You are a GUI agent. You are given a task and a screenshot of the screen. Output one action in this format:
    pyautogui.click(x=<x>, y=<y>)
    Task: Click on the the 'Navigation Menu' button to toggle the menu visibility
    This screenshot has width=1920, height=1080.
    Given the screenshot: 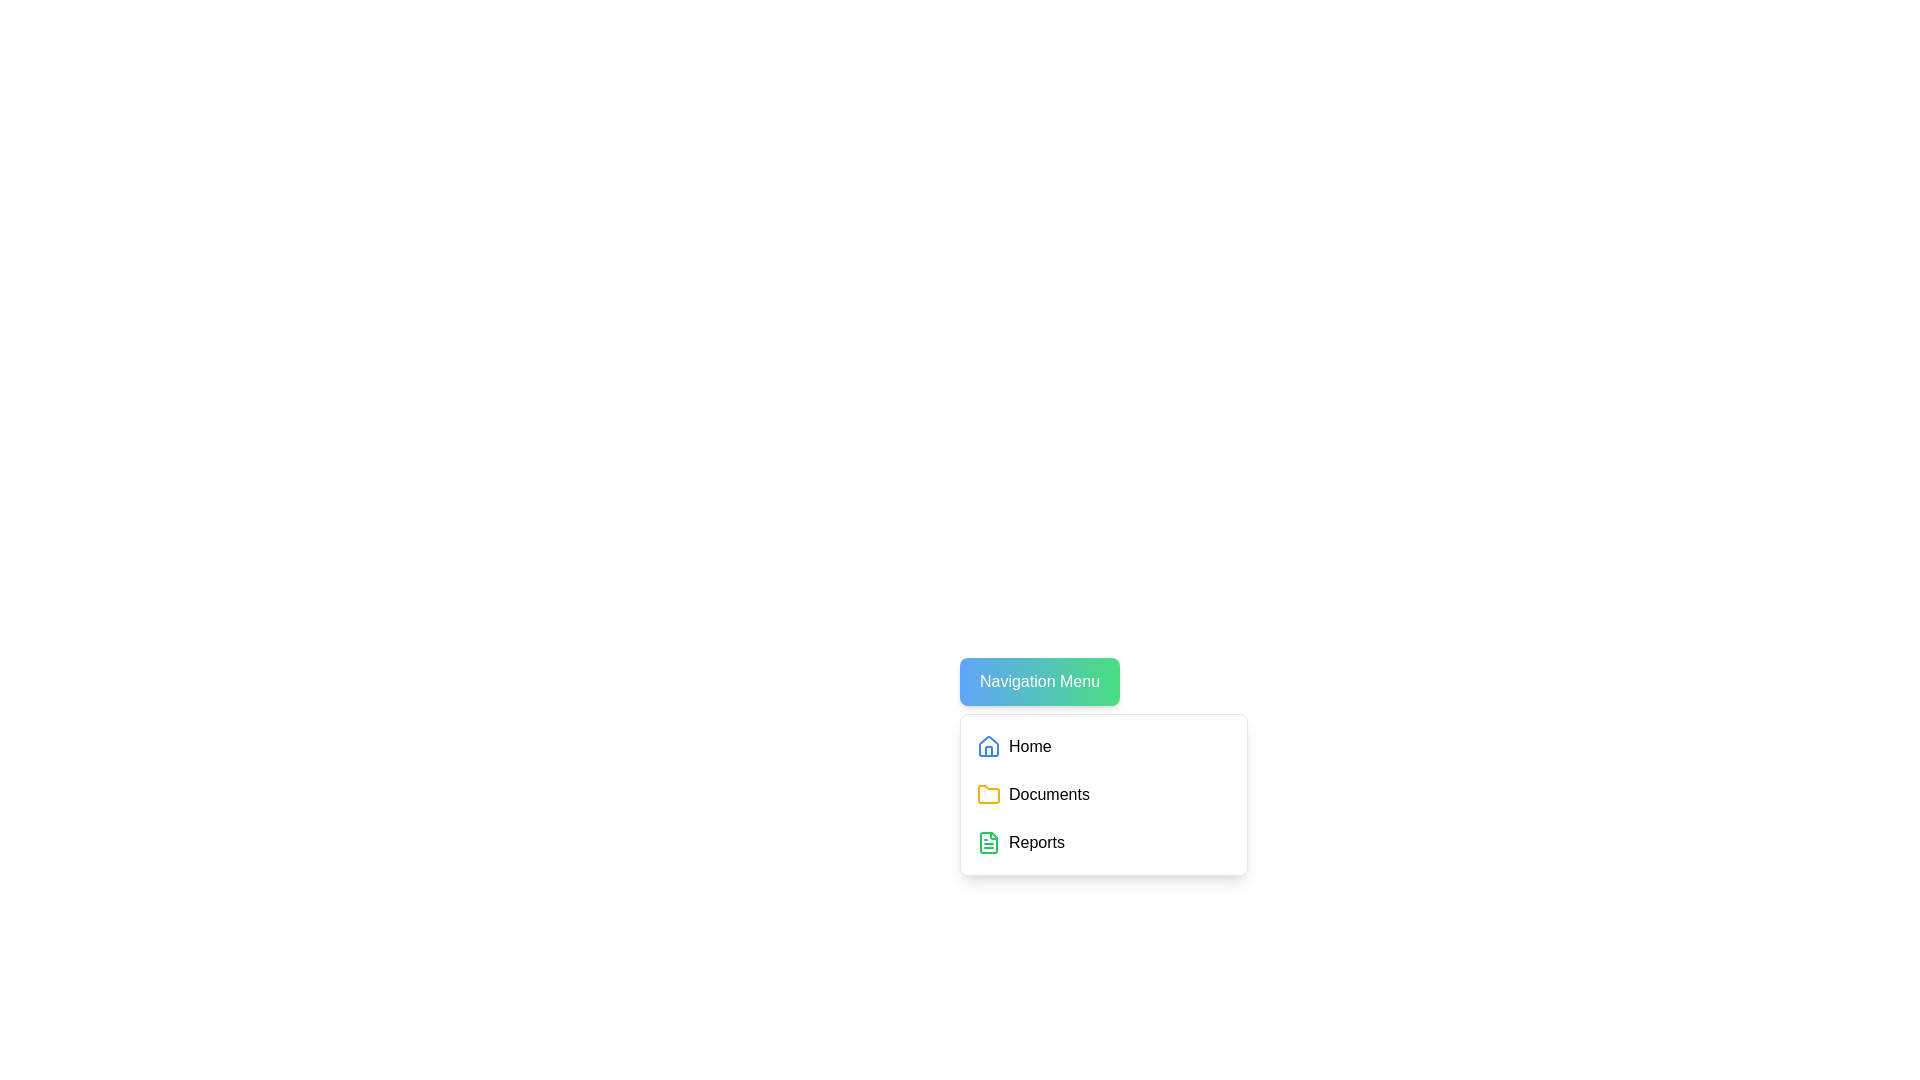 What is the action you would take?
    pyautogui.click(x=1040, y=681)
    